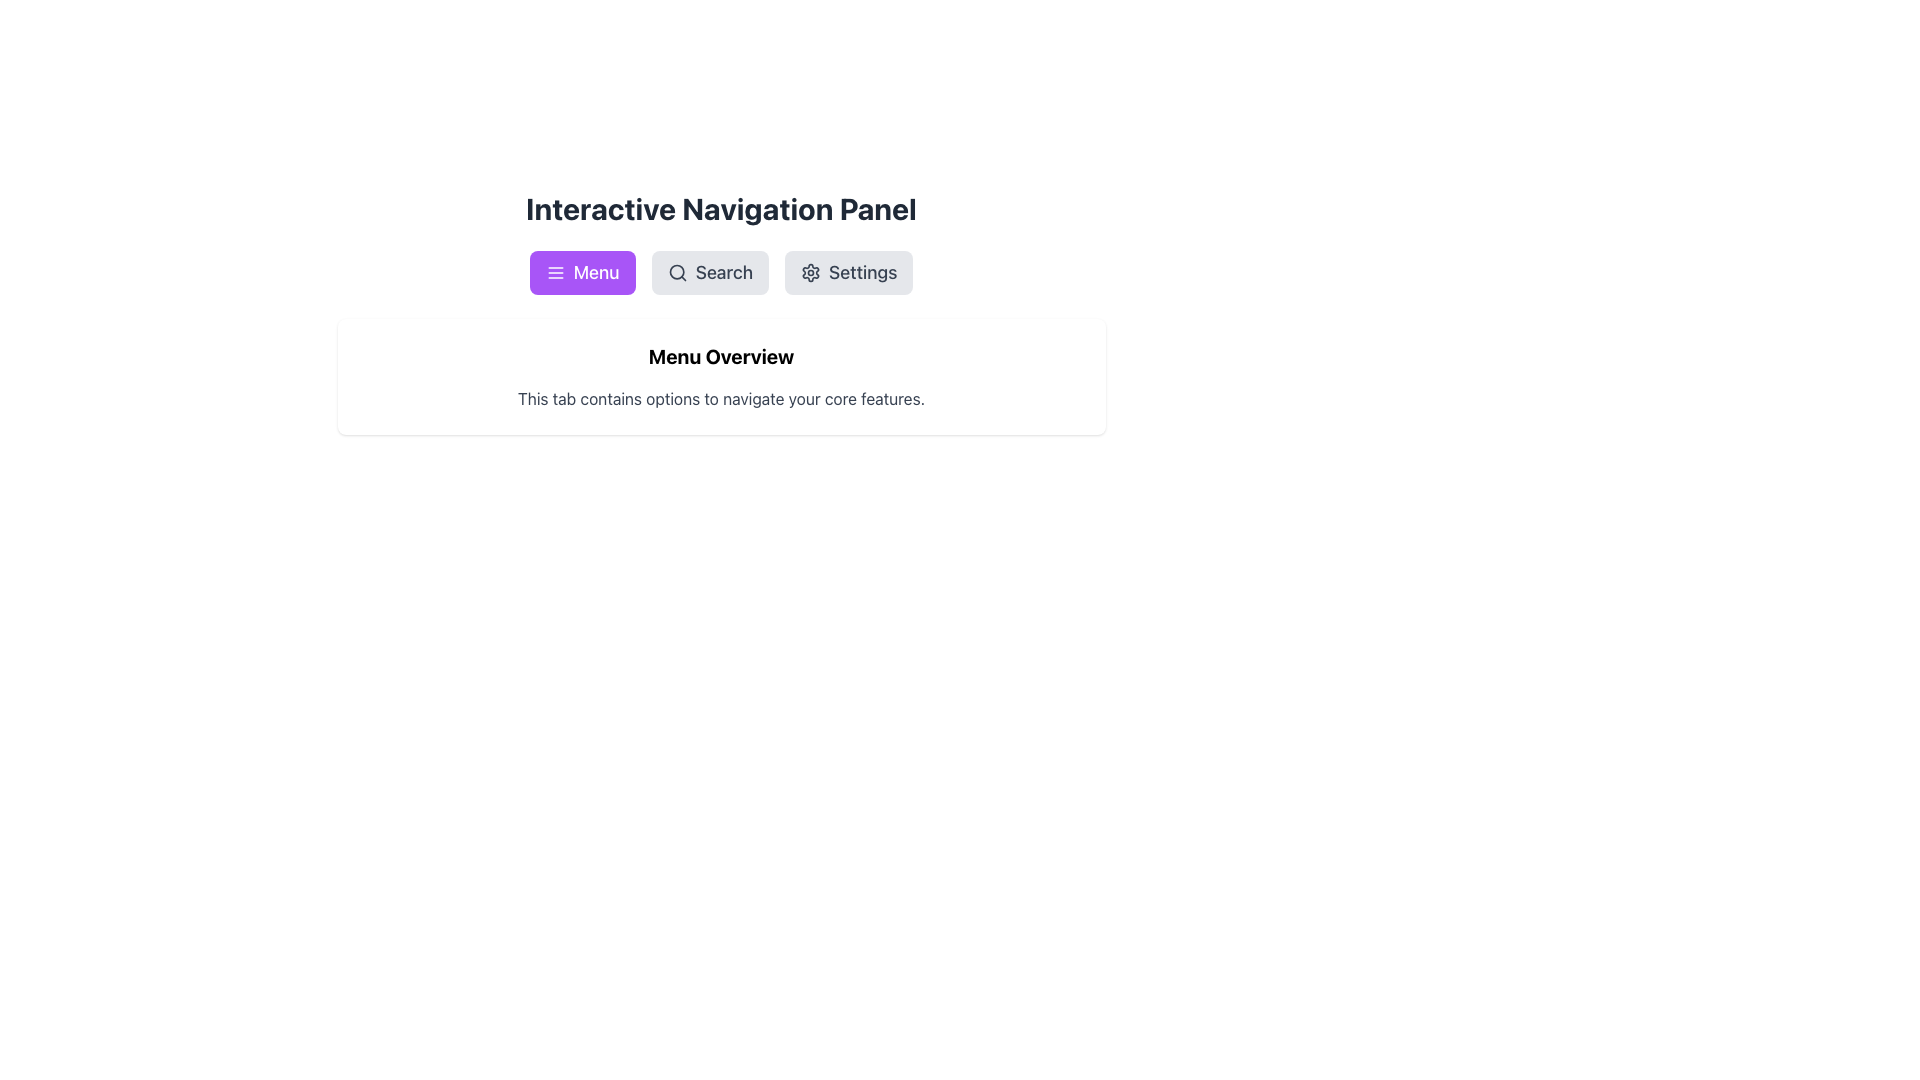 This screenshot has height=1080, width=1920. What do you see at coordinates (581, 273) in the screenshot?
I see `the 'Menu' button located on the horizontal navigation bar` at bounding box center [581, 273].